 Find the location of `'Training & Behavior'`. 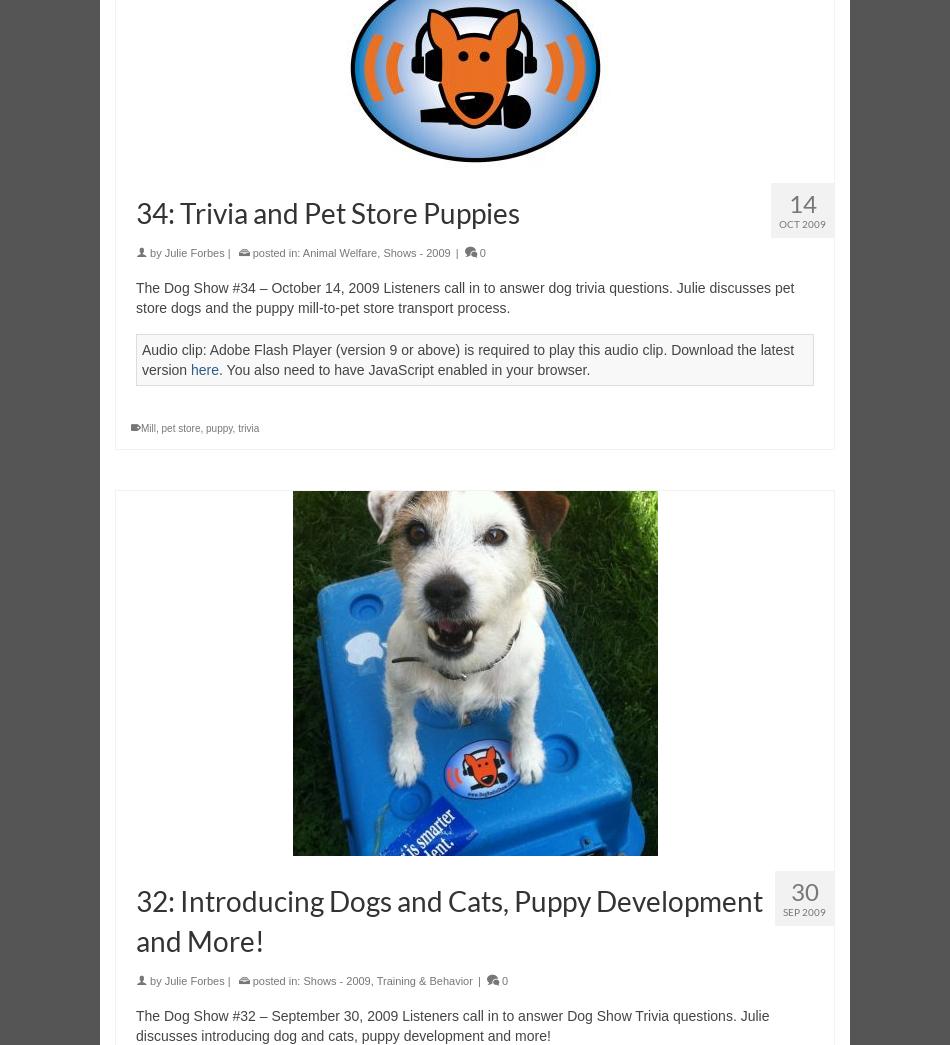

'Training & Behavior' is located at coordinates (422, 980).